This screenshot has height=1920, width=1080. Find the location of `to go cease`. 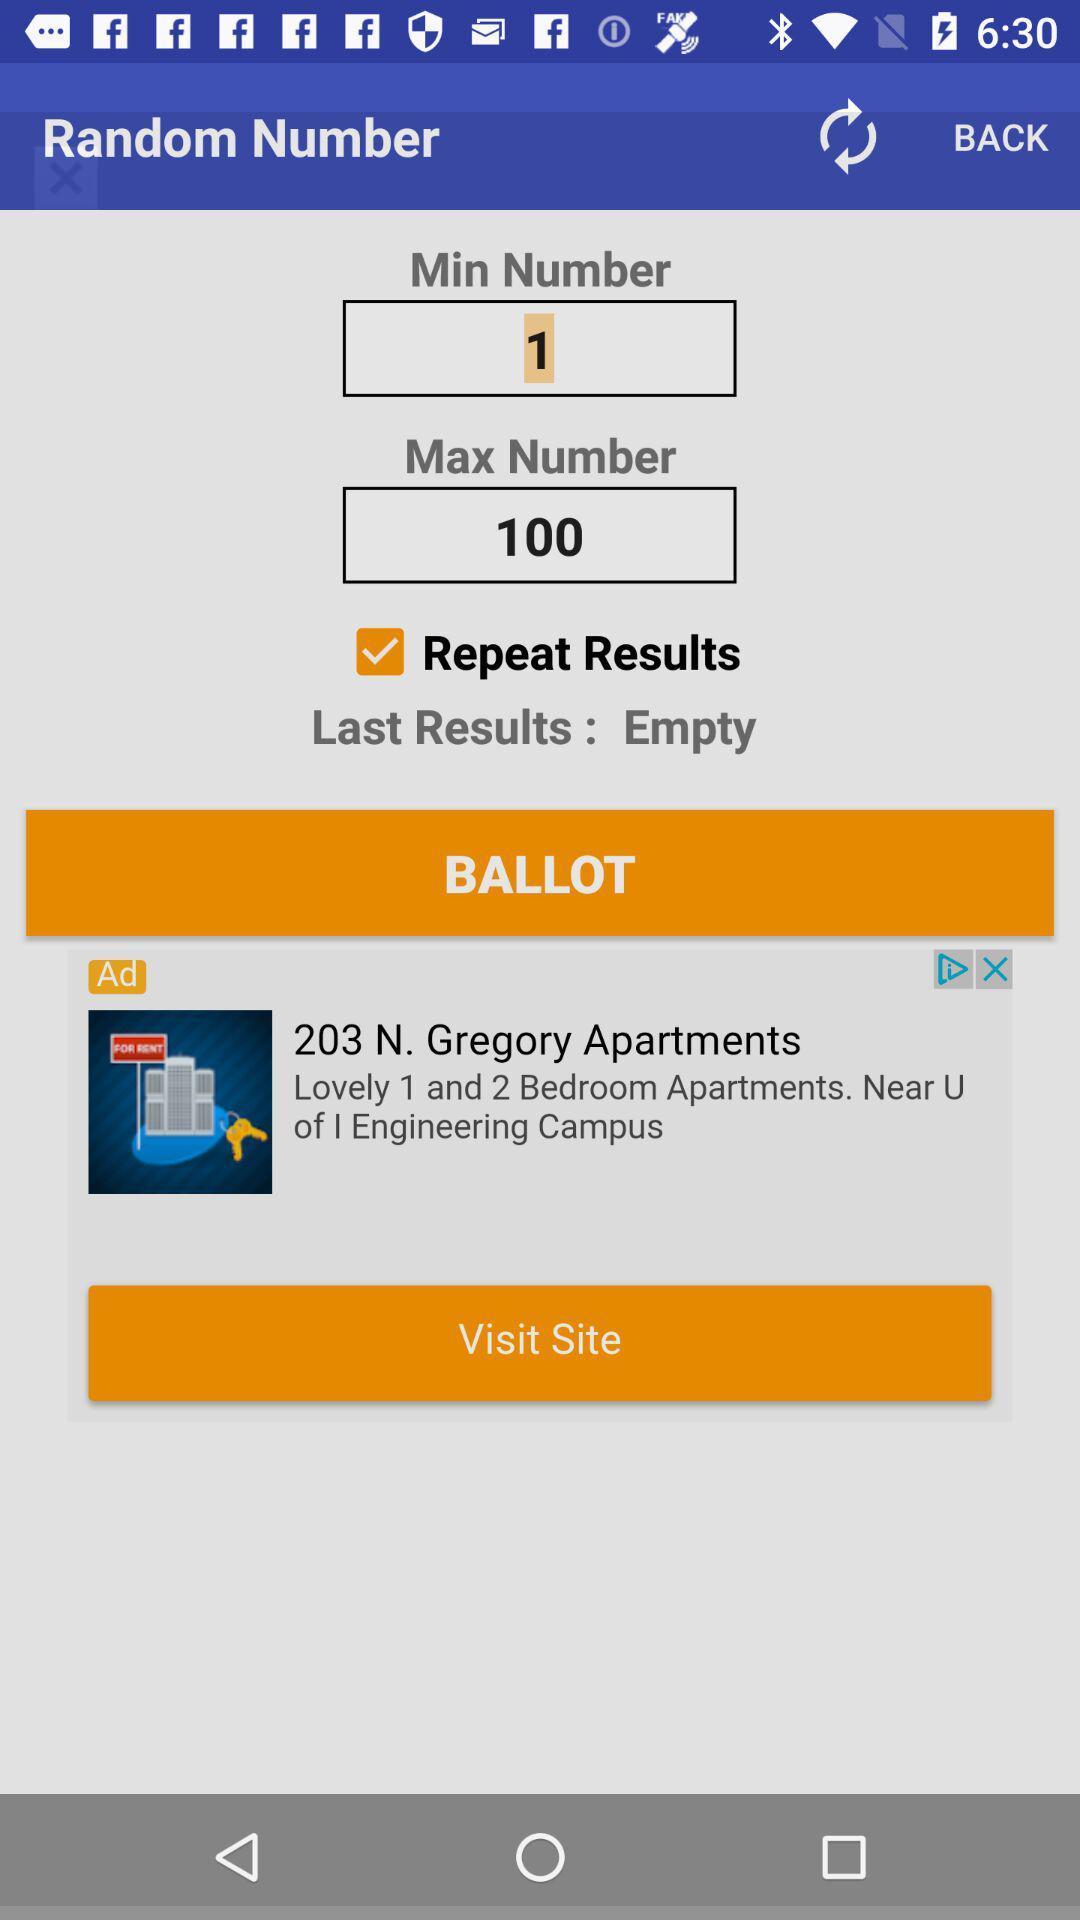

to go cease is located at coordinates (540, 1185).